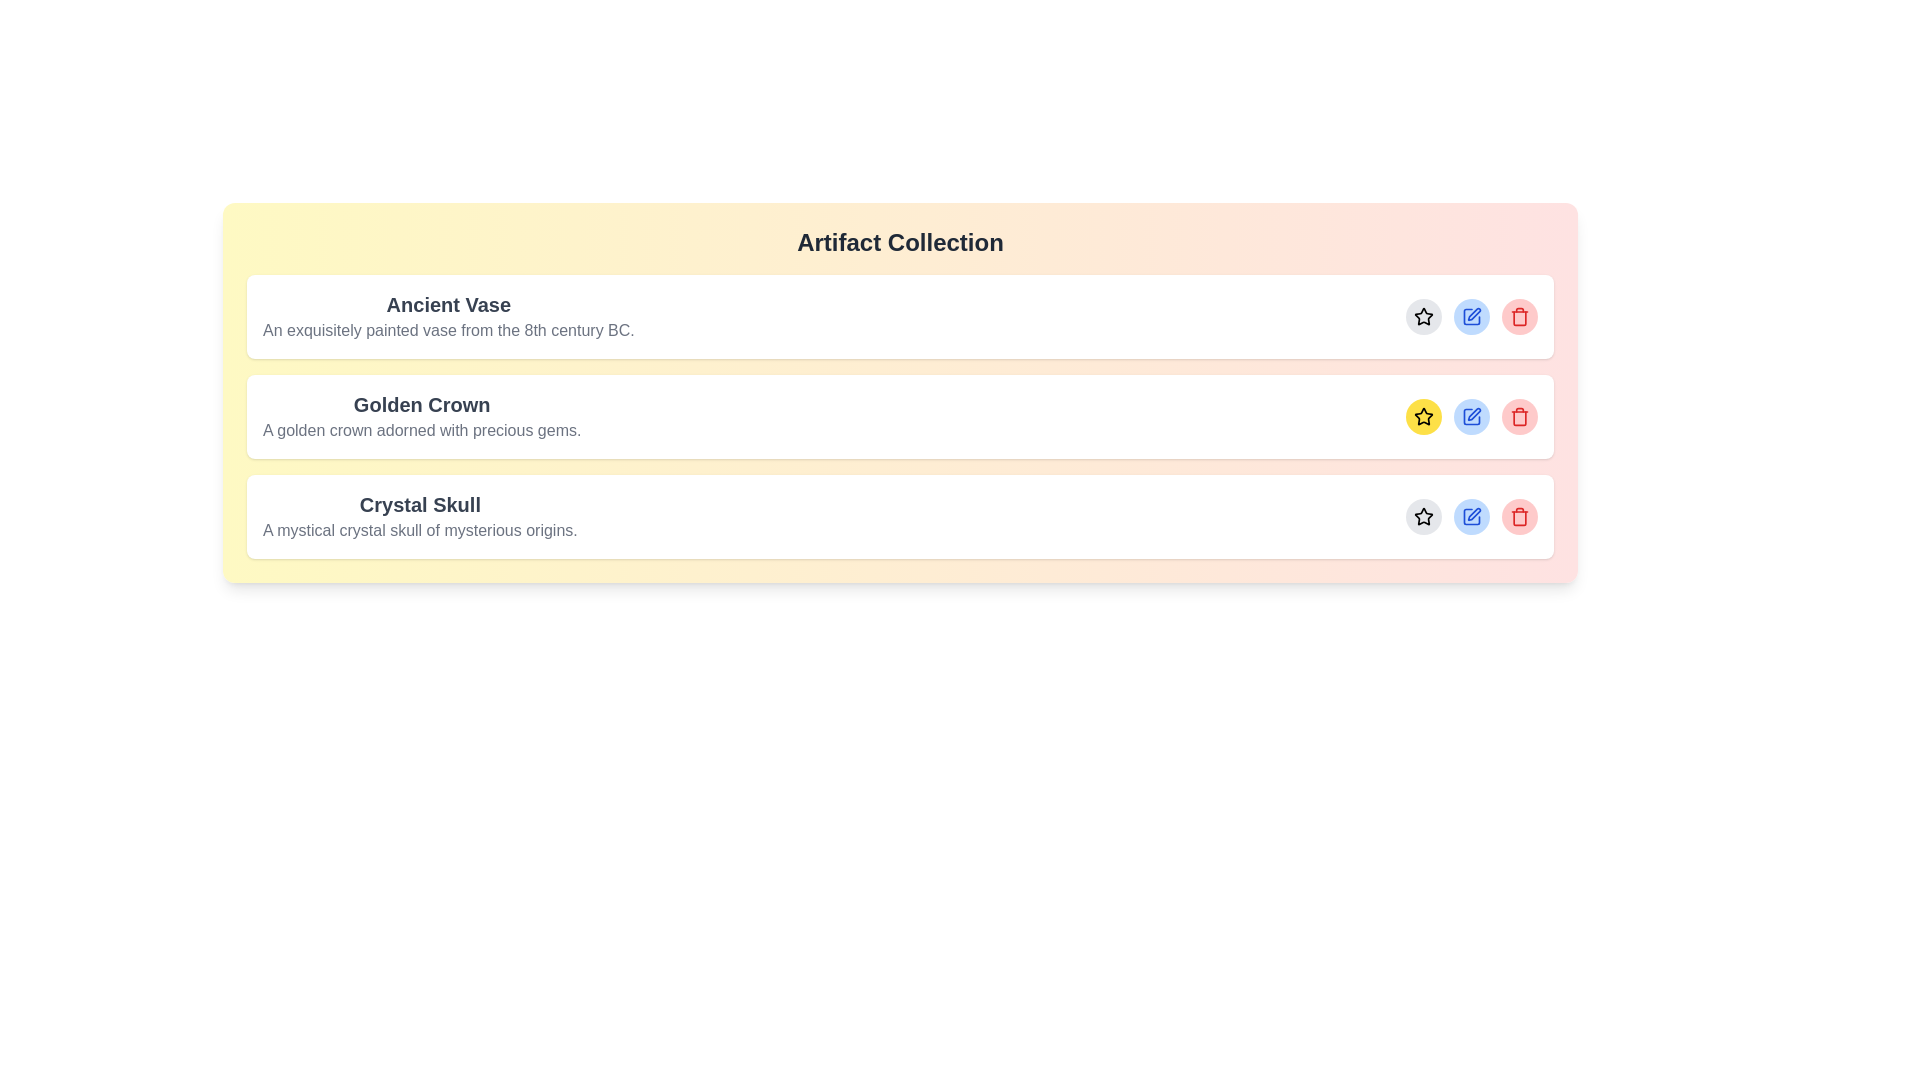 The image size is (1920, 1080). I want to click on trash button to remove the artifact named Crystal Skull, so click(1520, 515).